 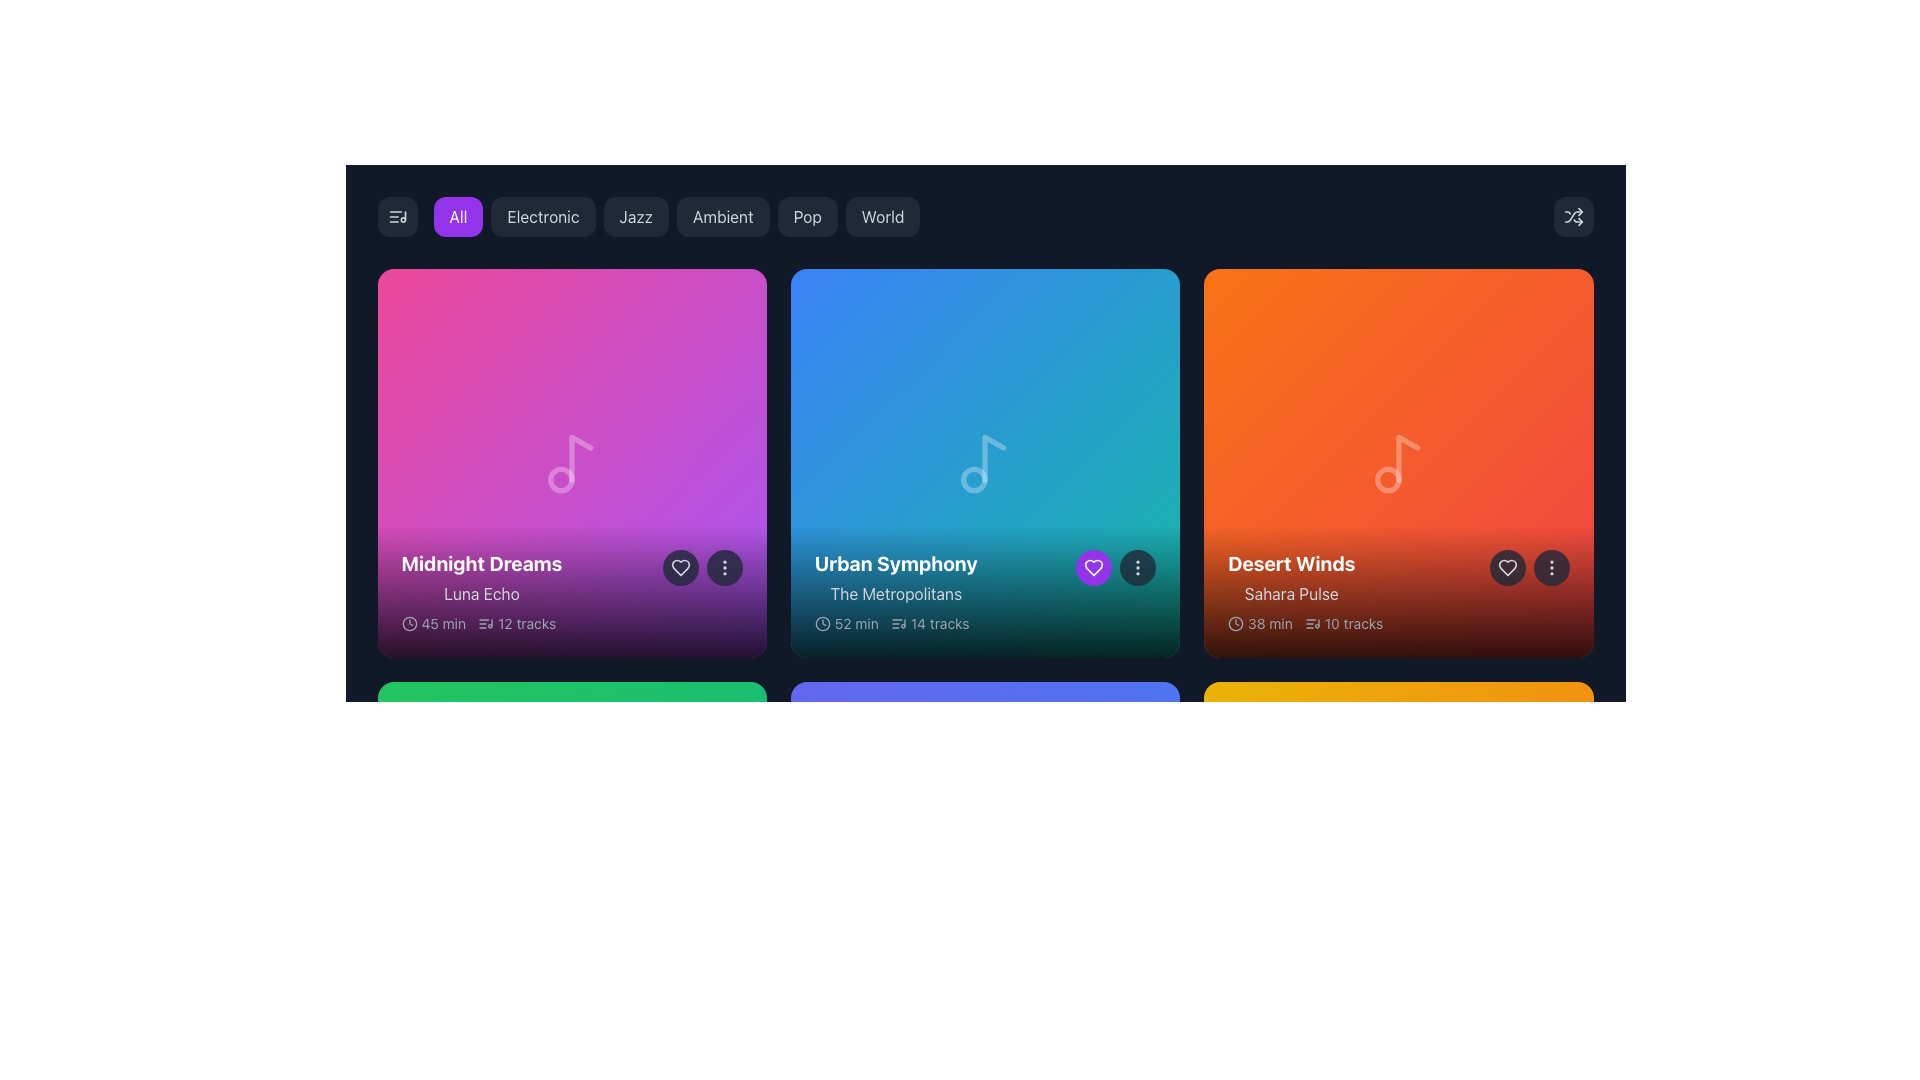 What do you see at coordinates (891, 623) in the screenshot?
I see `text '52 min 14 tracks' displayed in the Text with icons component located at the bottom of the 'Urban Symphony' album card by 'The Metropolitans'` at bounding box center [891, 623].